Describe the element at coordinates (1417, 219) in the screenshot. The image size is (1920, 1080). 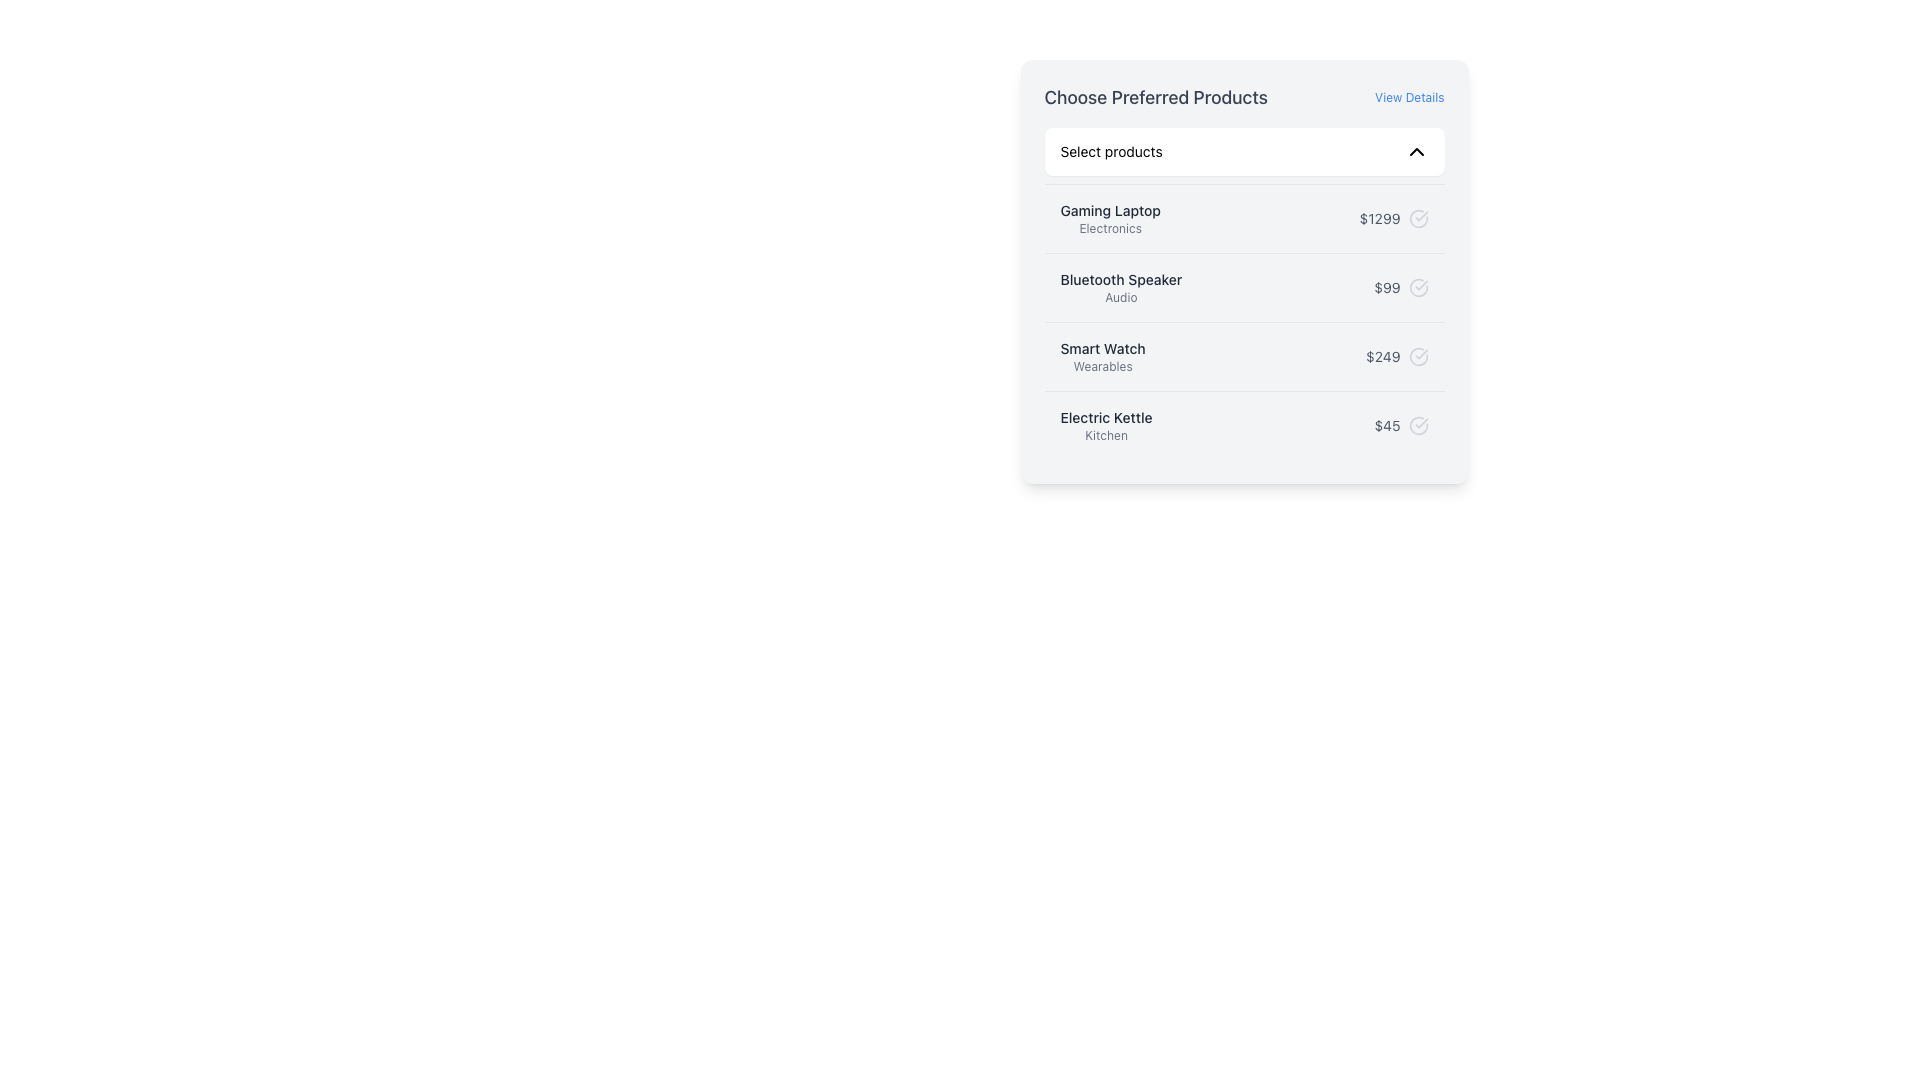
I see `the status indicator icon for the 'Gaming Laptop'` at that location.